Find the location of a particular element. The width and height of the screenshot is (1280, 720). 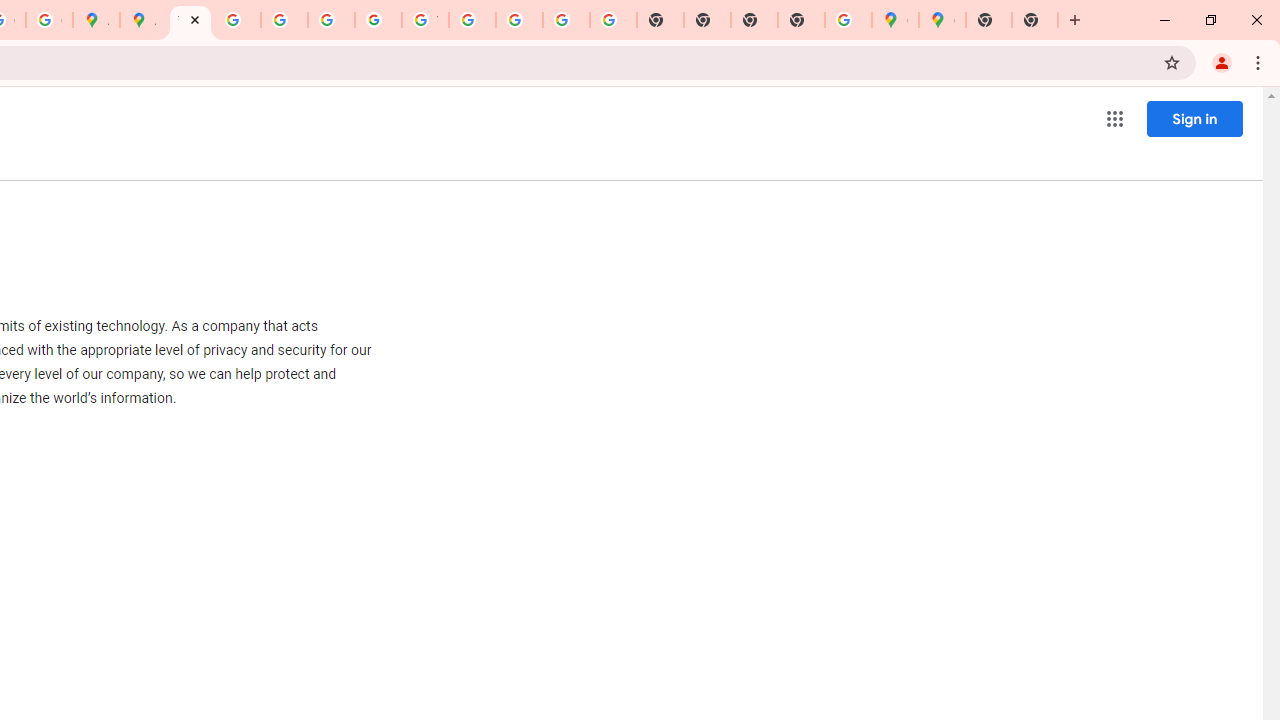

'New Tab' is located at coordinates (1035, 20).